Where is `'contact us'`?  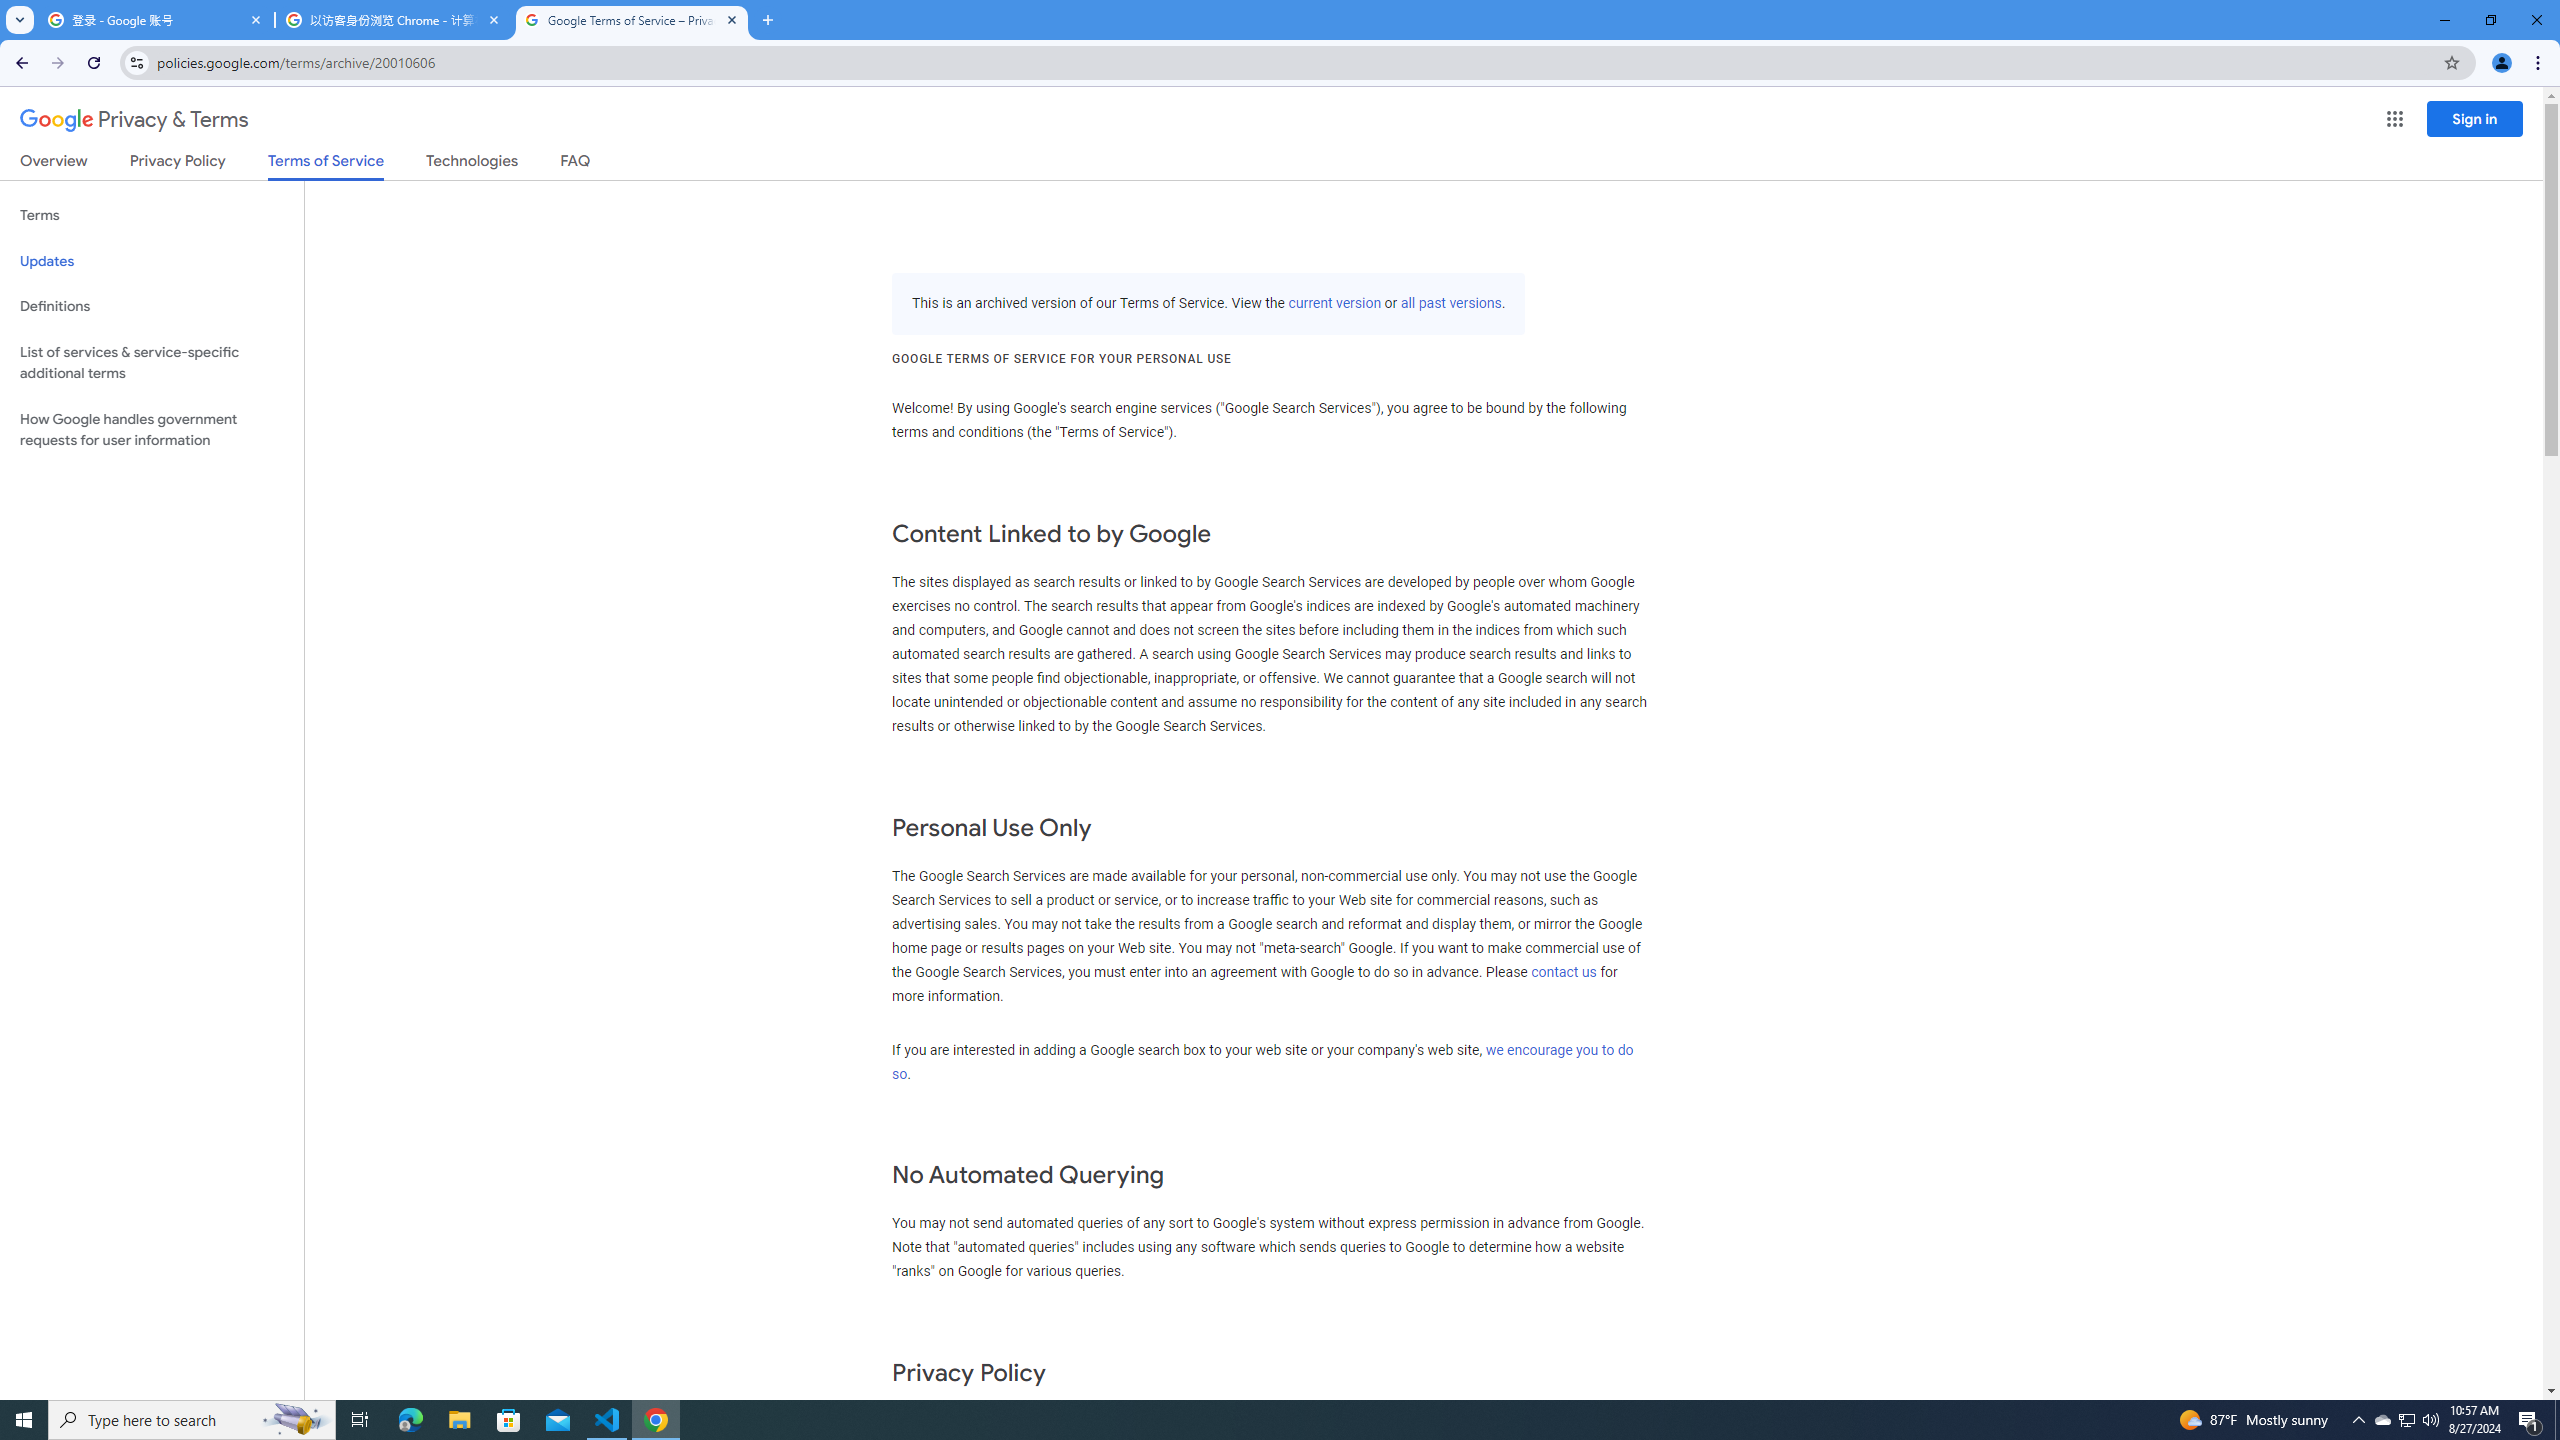
'contact us' is located at coordinates (1564, 972).